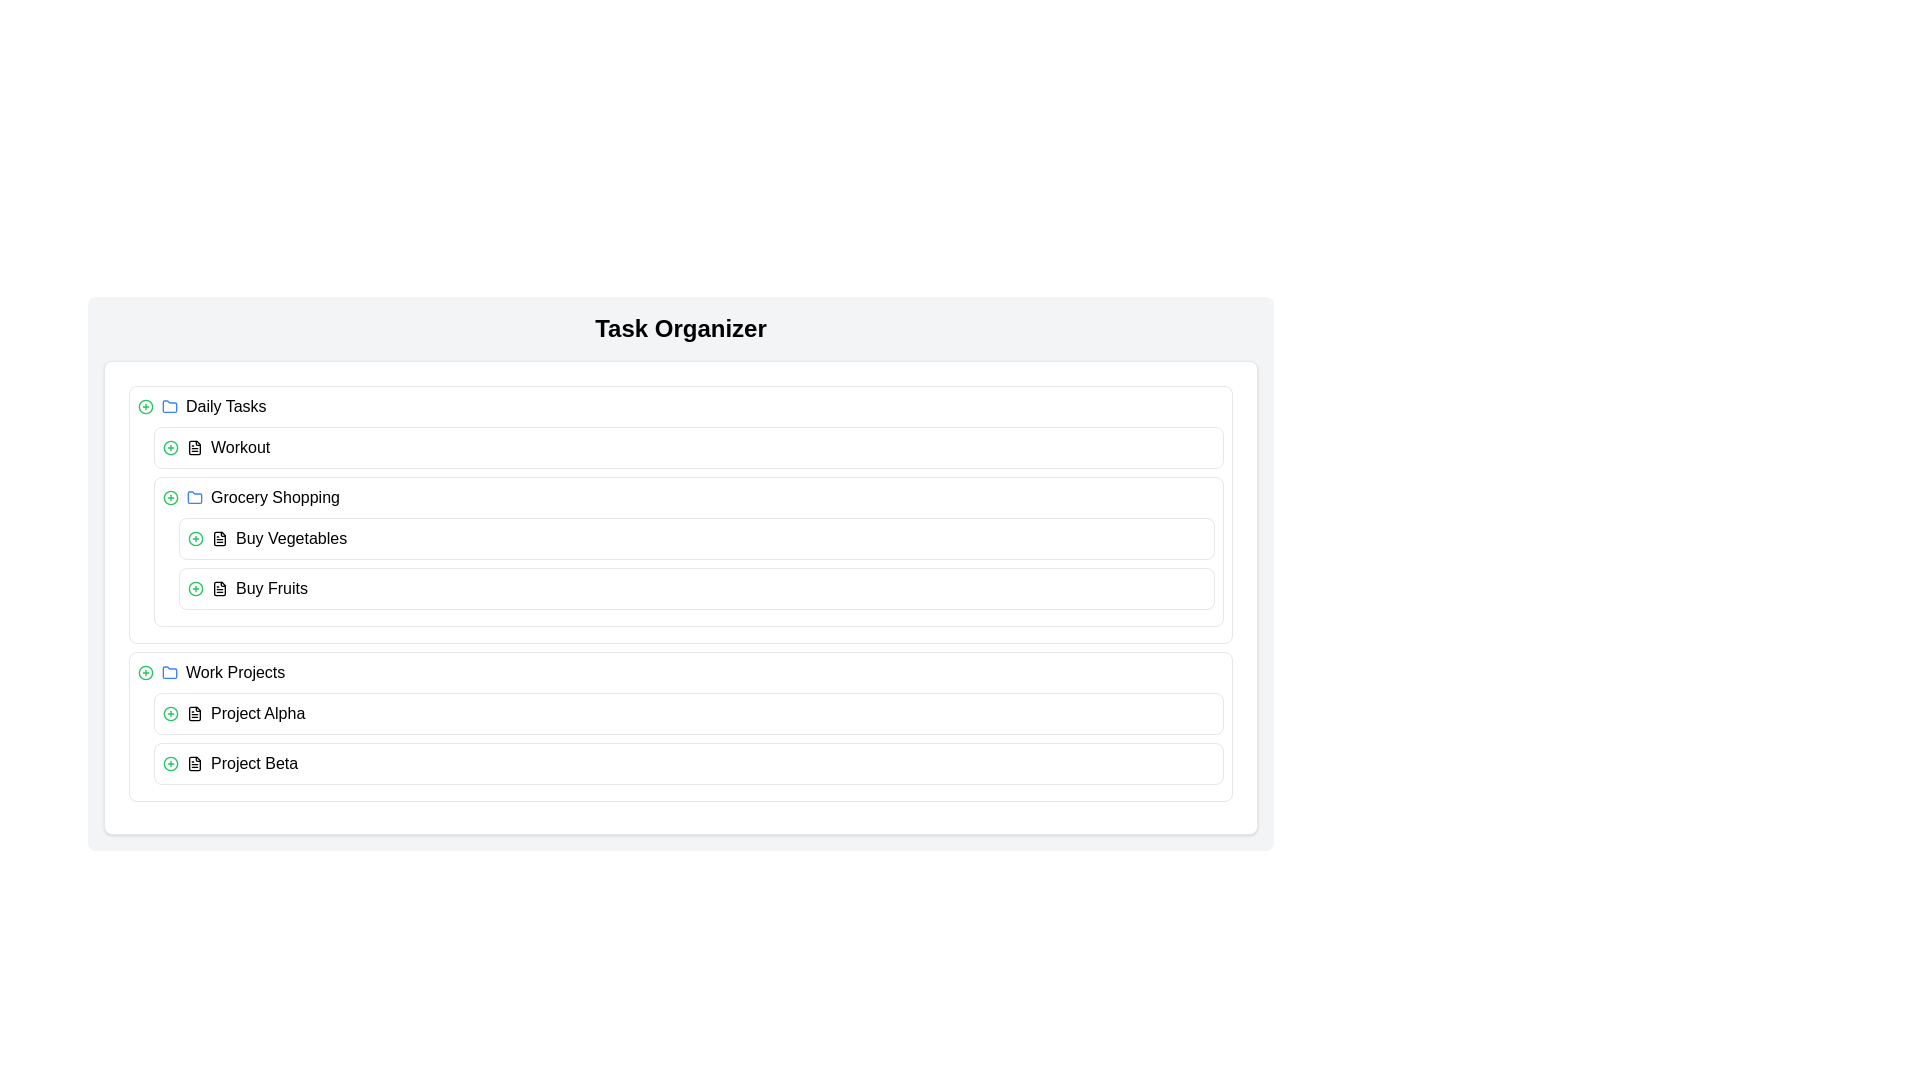 This screenshot has width=1920, height=1080. What do you see at coordinates (195, 496) in the screenshot?
I see `the small folder icon with a blue outline, located to the left of the bold text label 'Grocery Shopping'` at bounding box center [195, 496].